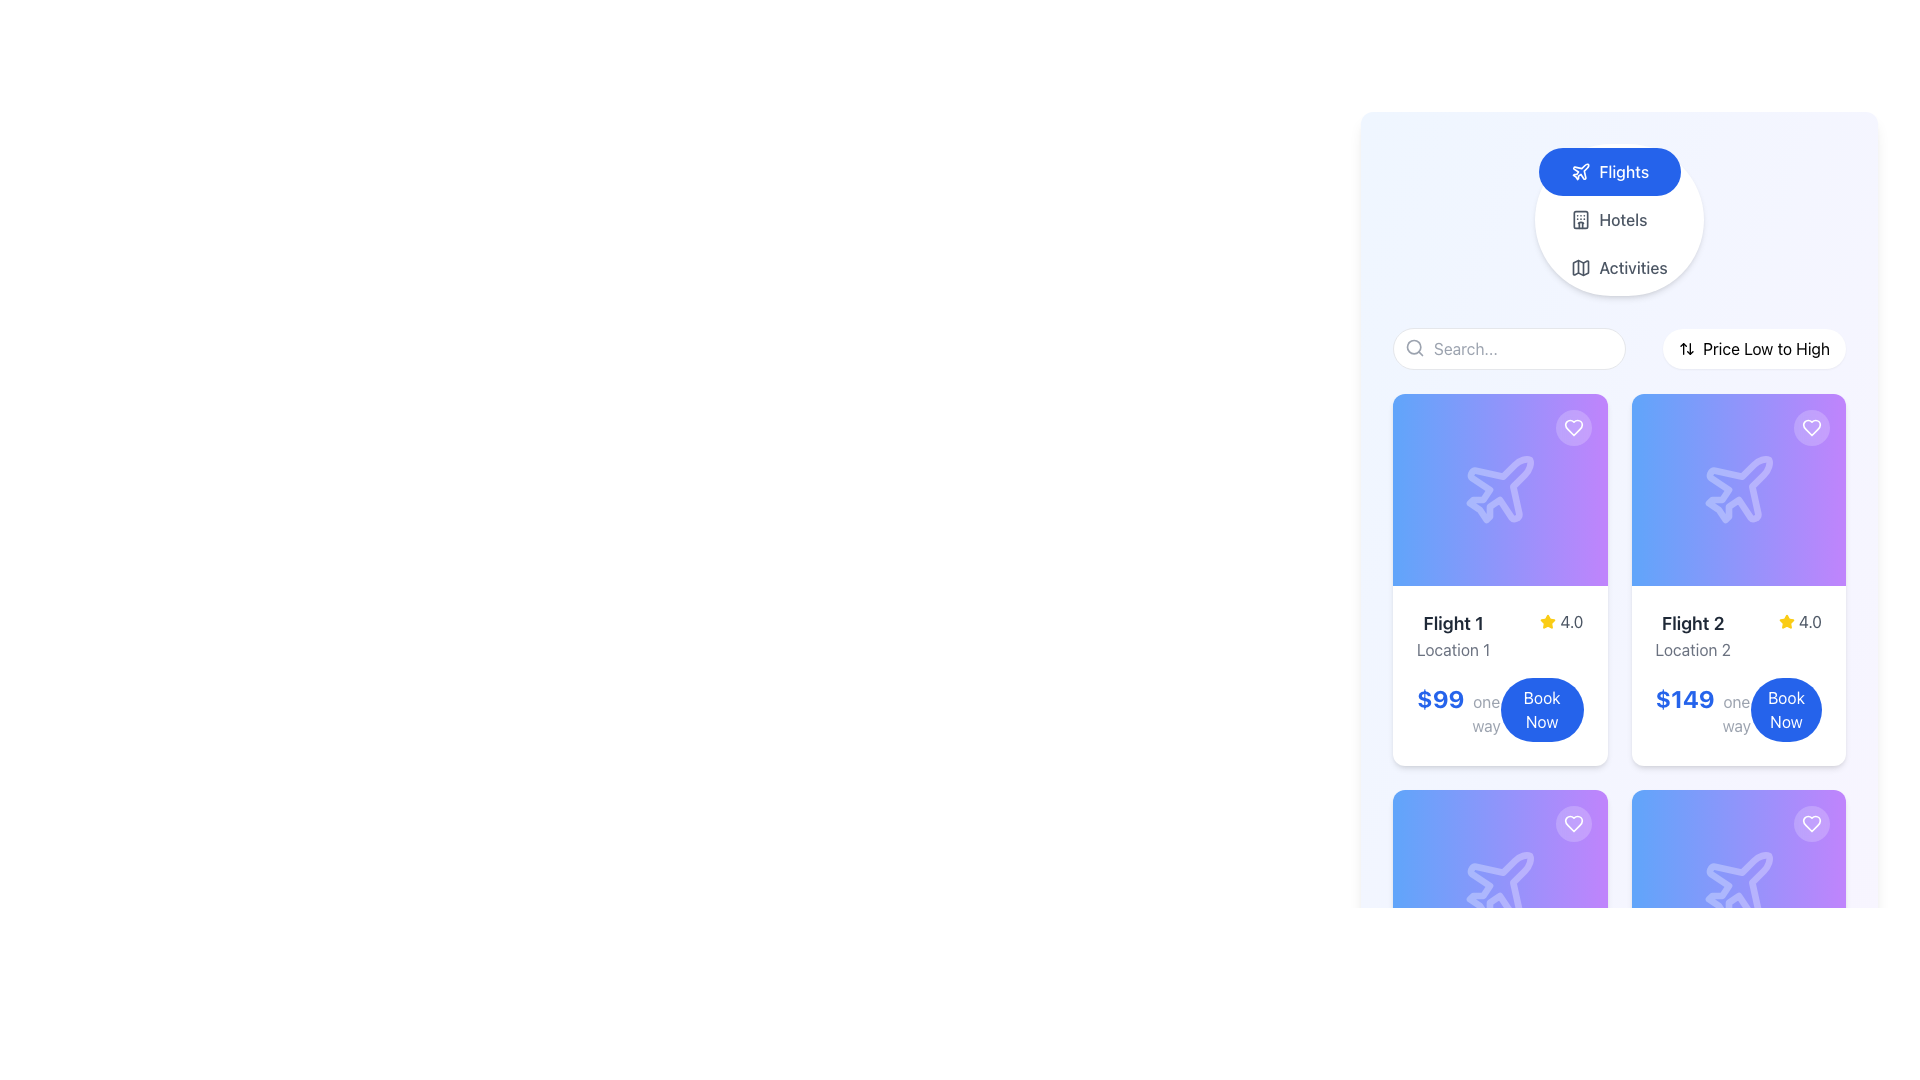  I want to click on the circular button with a white heart outline located in the top-right corner of the 'Flight 2' card, so click(1811, 427).